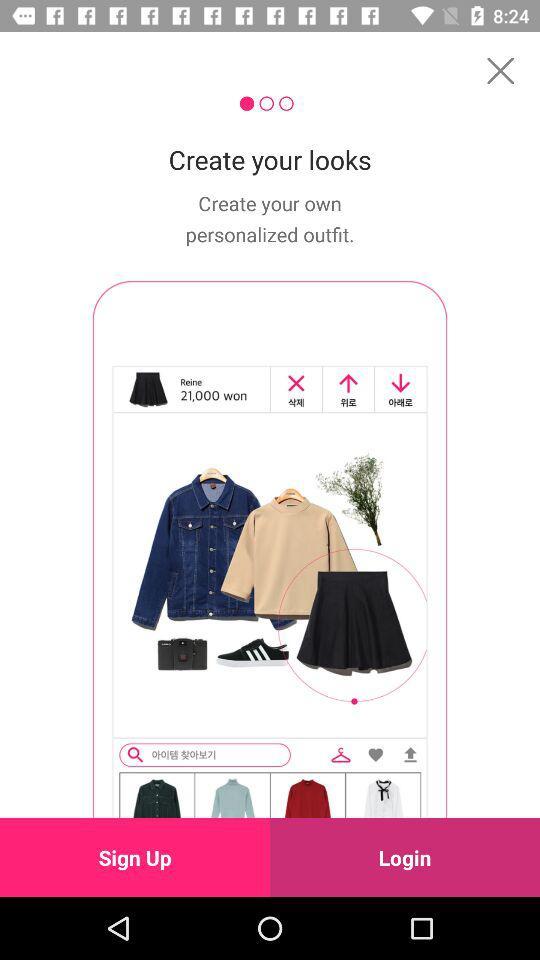 This screenshot has height=960, width=540. Describe the element at coordinates (405, 856) in the screenshot. I see `login icon` at that location.